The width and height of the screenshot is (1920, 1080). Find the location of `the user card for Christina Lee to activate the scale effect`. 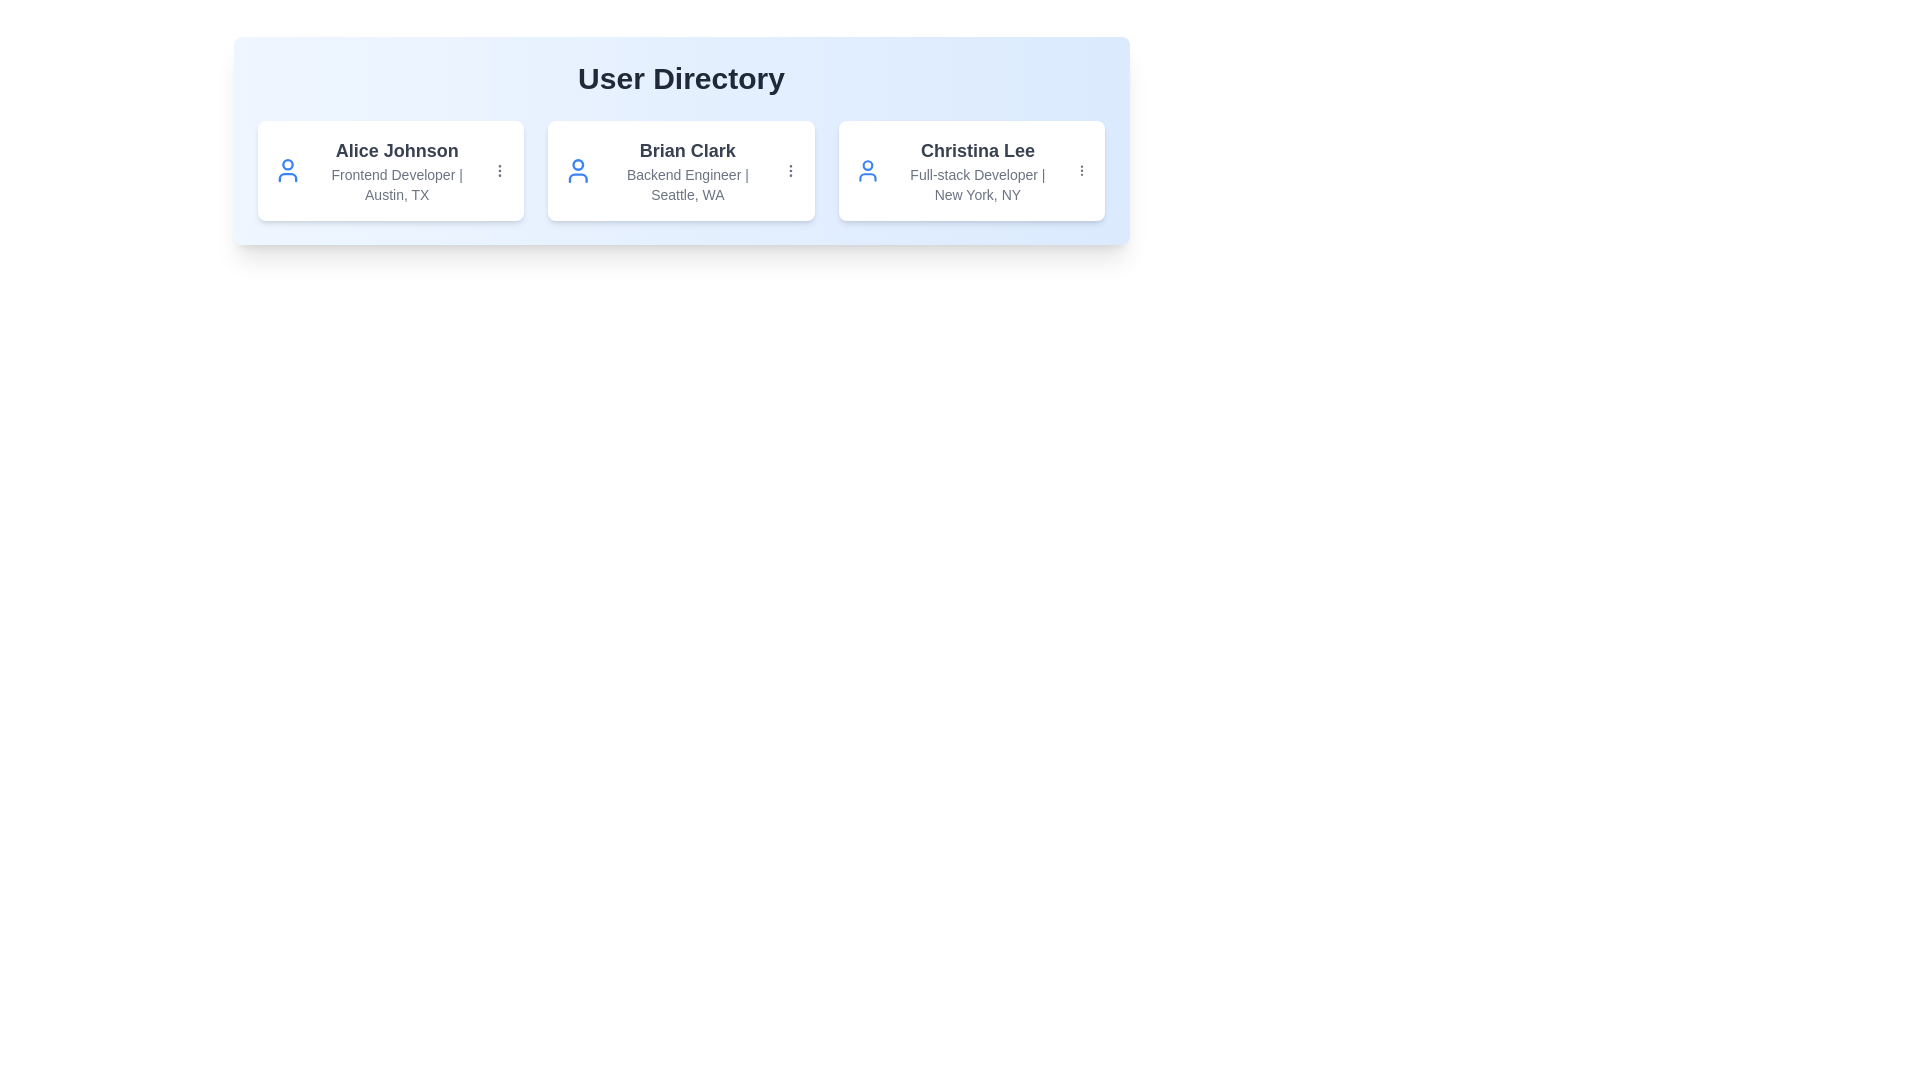

the user card for Christina Lee to activate the scale effect is located at coordinates (972, 169).